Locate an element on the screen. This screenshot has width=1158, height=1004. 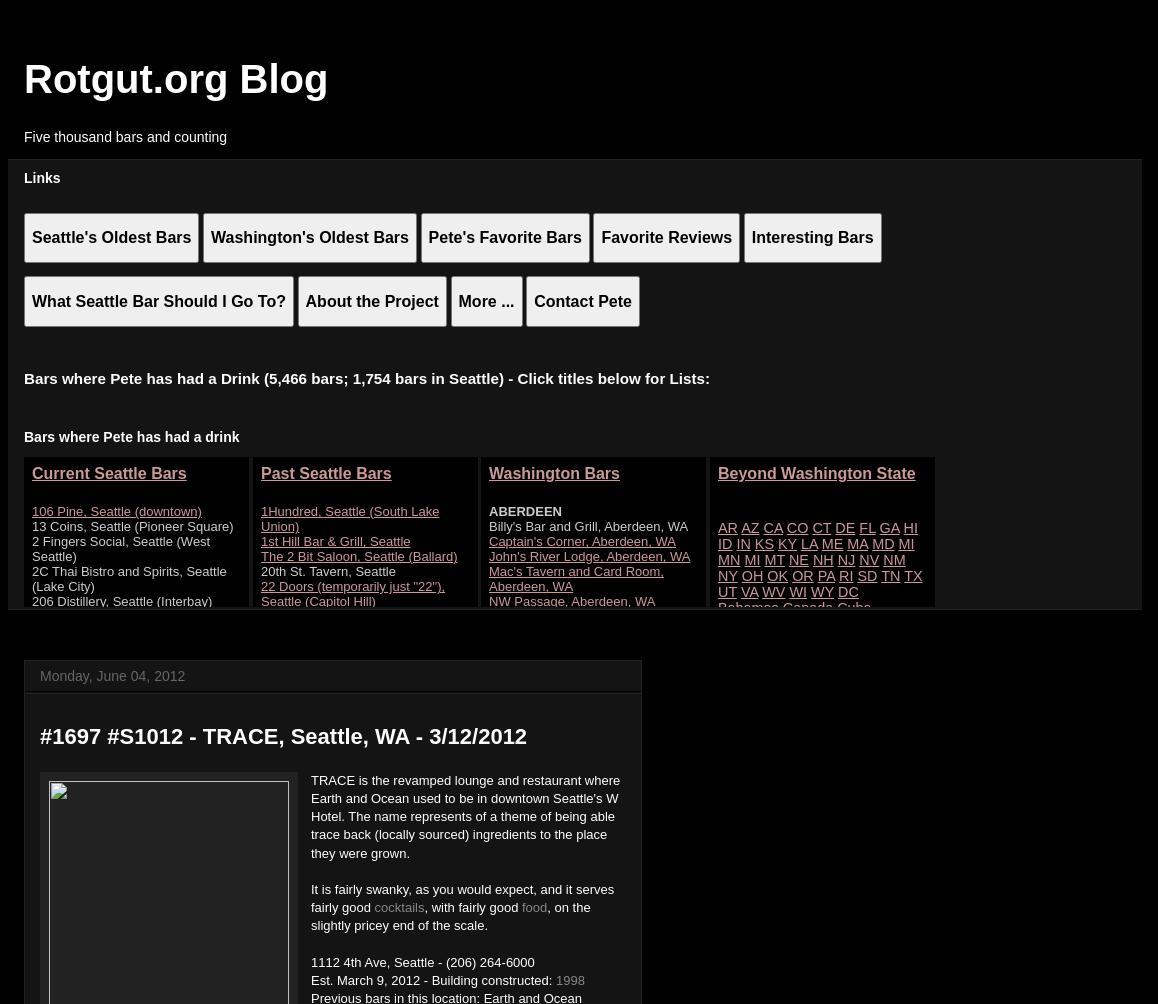
'Bars where Pete has had a Drink (5,466 bars; 1,754 bars in Seattle) - Click titles below for Lists:' is located at coordinates (365, 377).